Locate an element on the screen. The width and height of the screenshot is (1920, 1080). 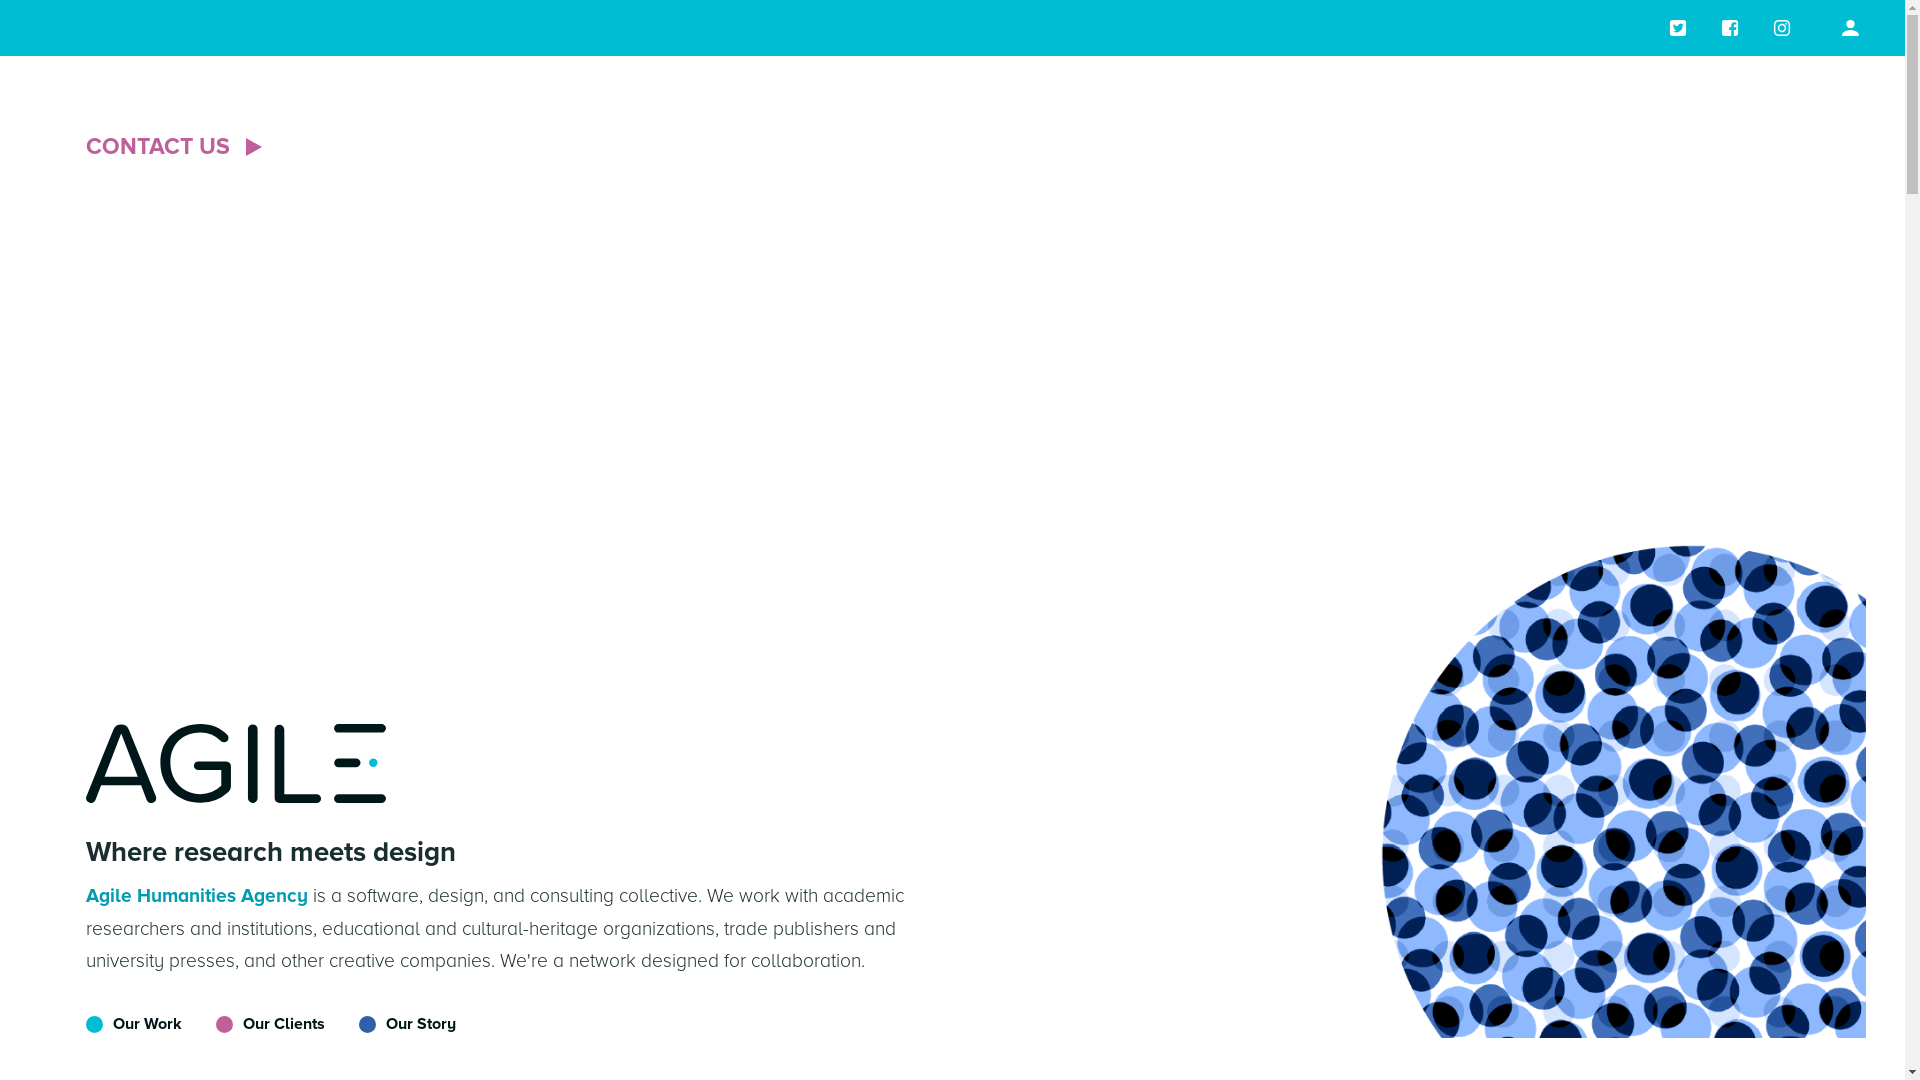
'Our Clients' is located at coordinates (254, 1023).